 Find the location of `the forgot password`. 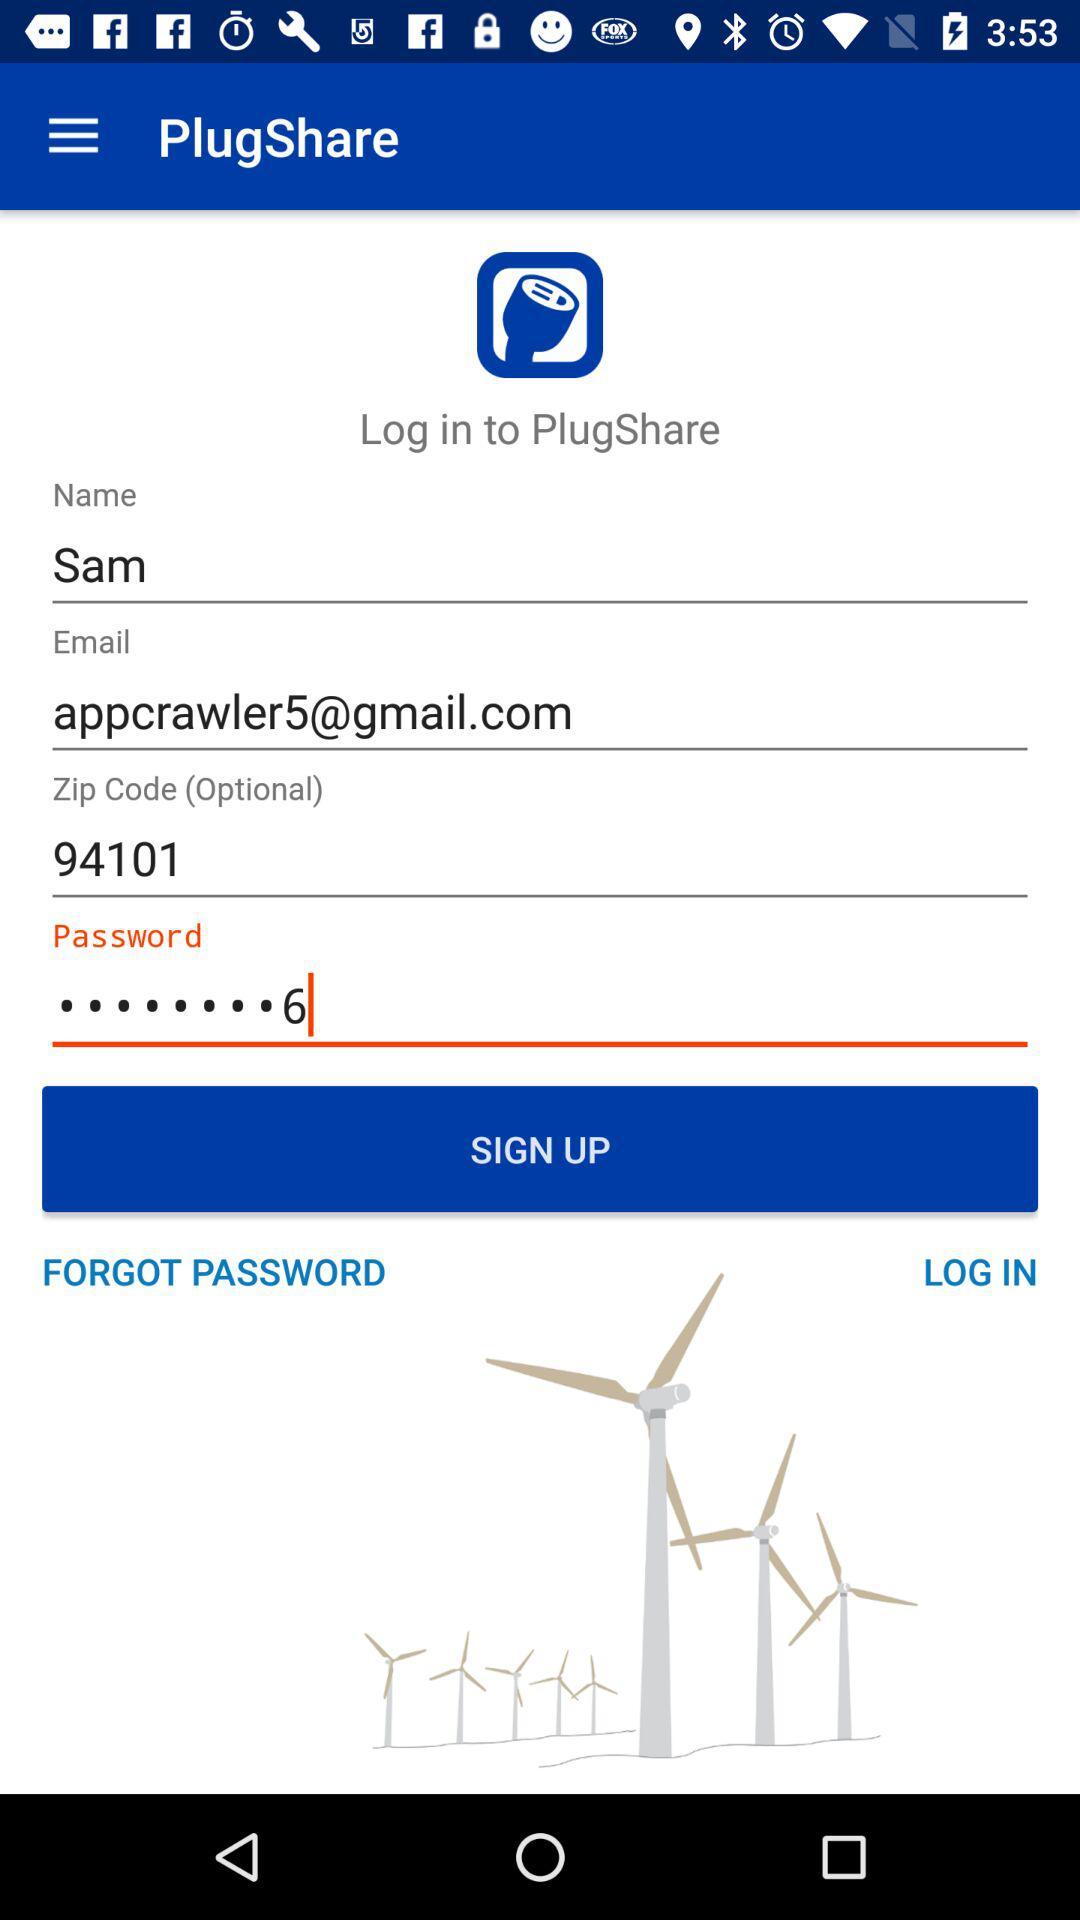

the forgot password is located at coordinates (224, 1270).